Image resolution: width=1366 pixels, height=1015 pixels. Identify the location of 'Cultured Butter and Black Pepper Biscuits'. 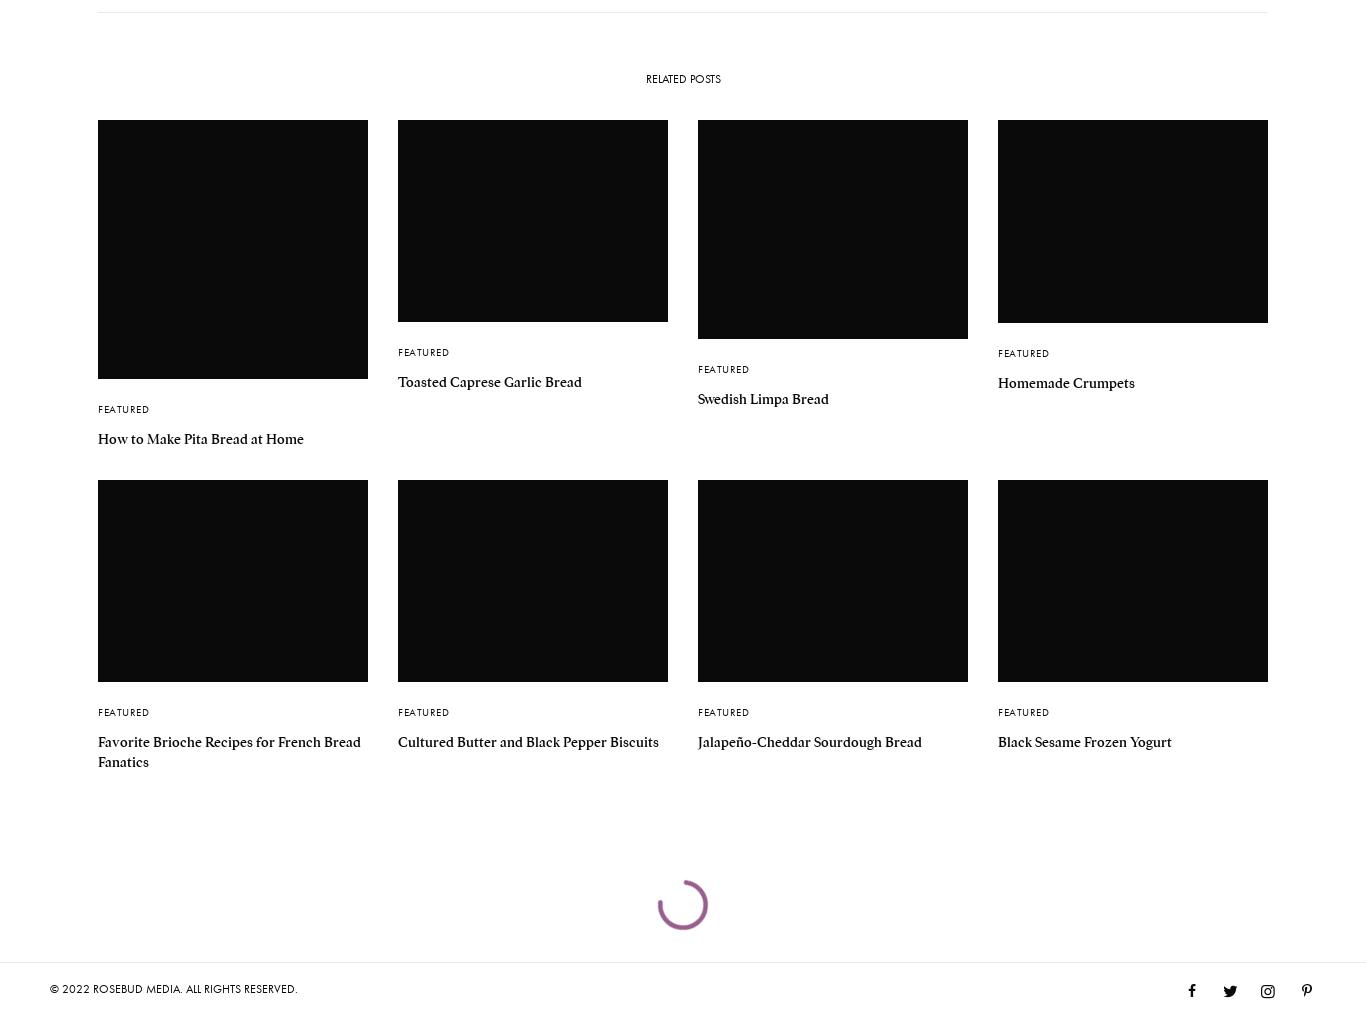
(397, 740).